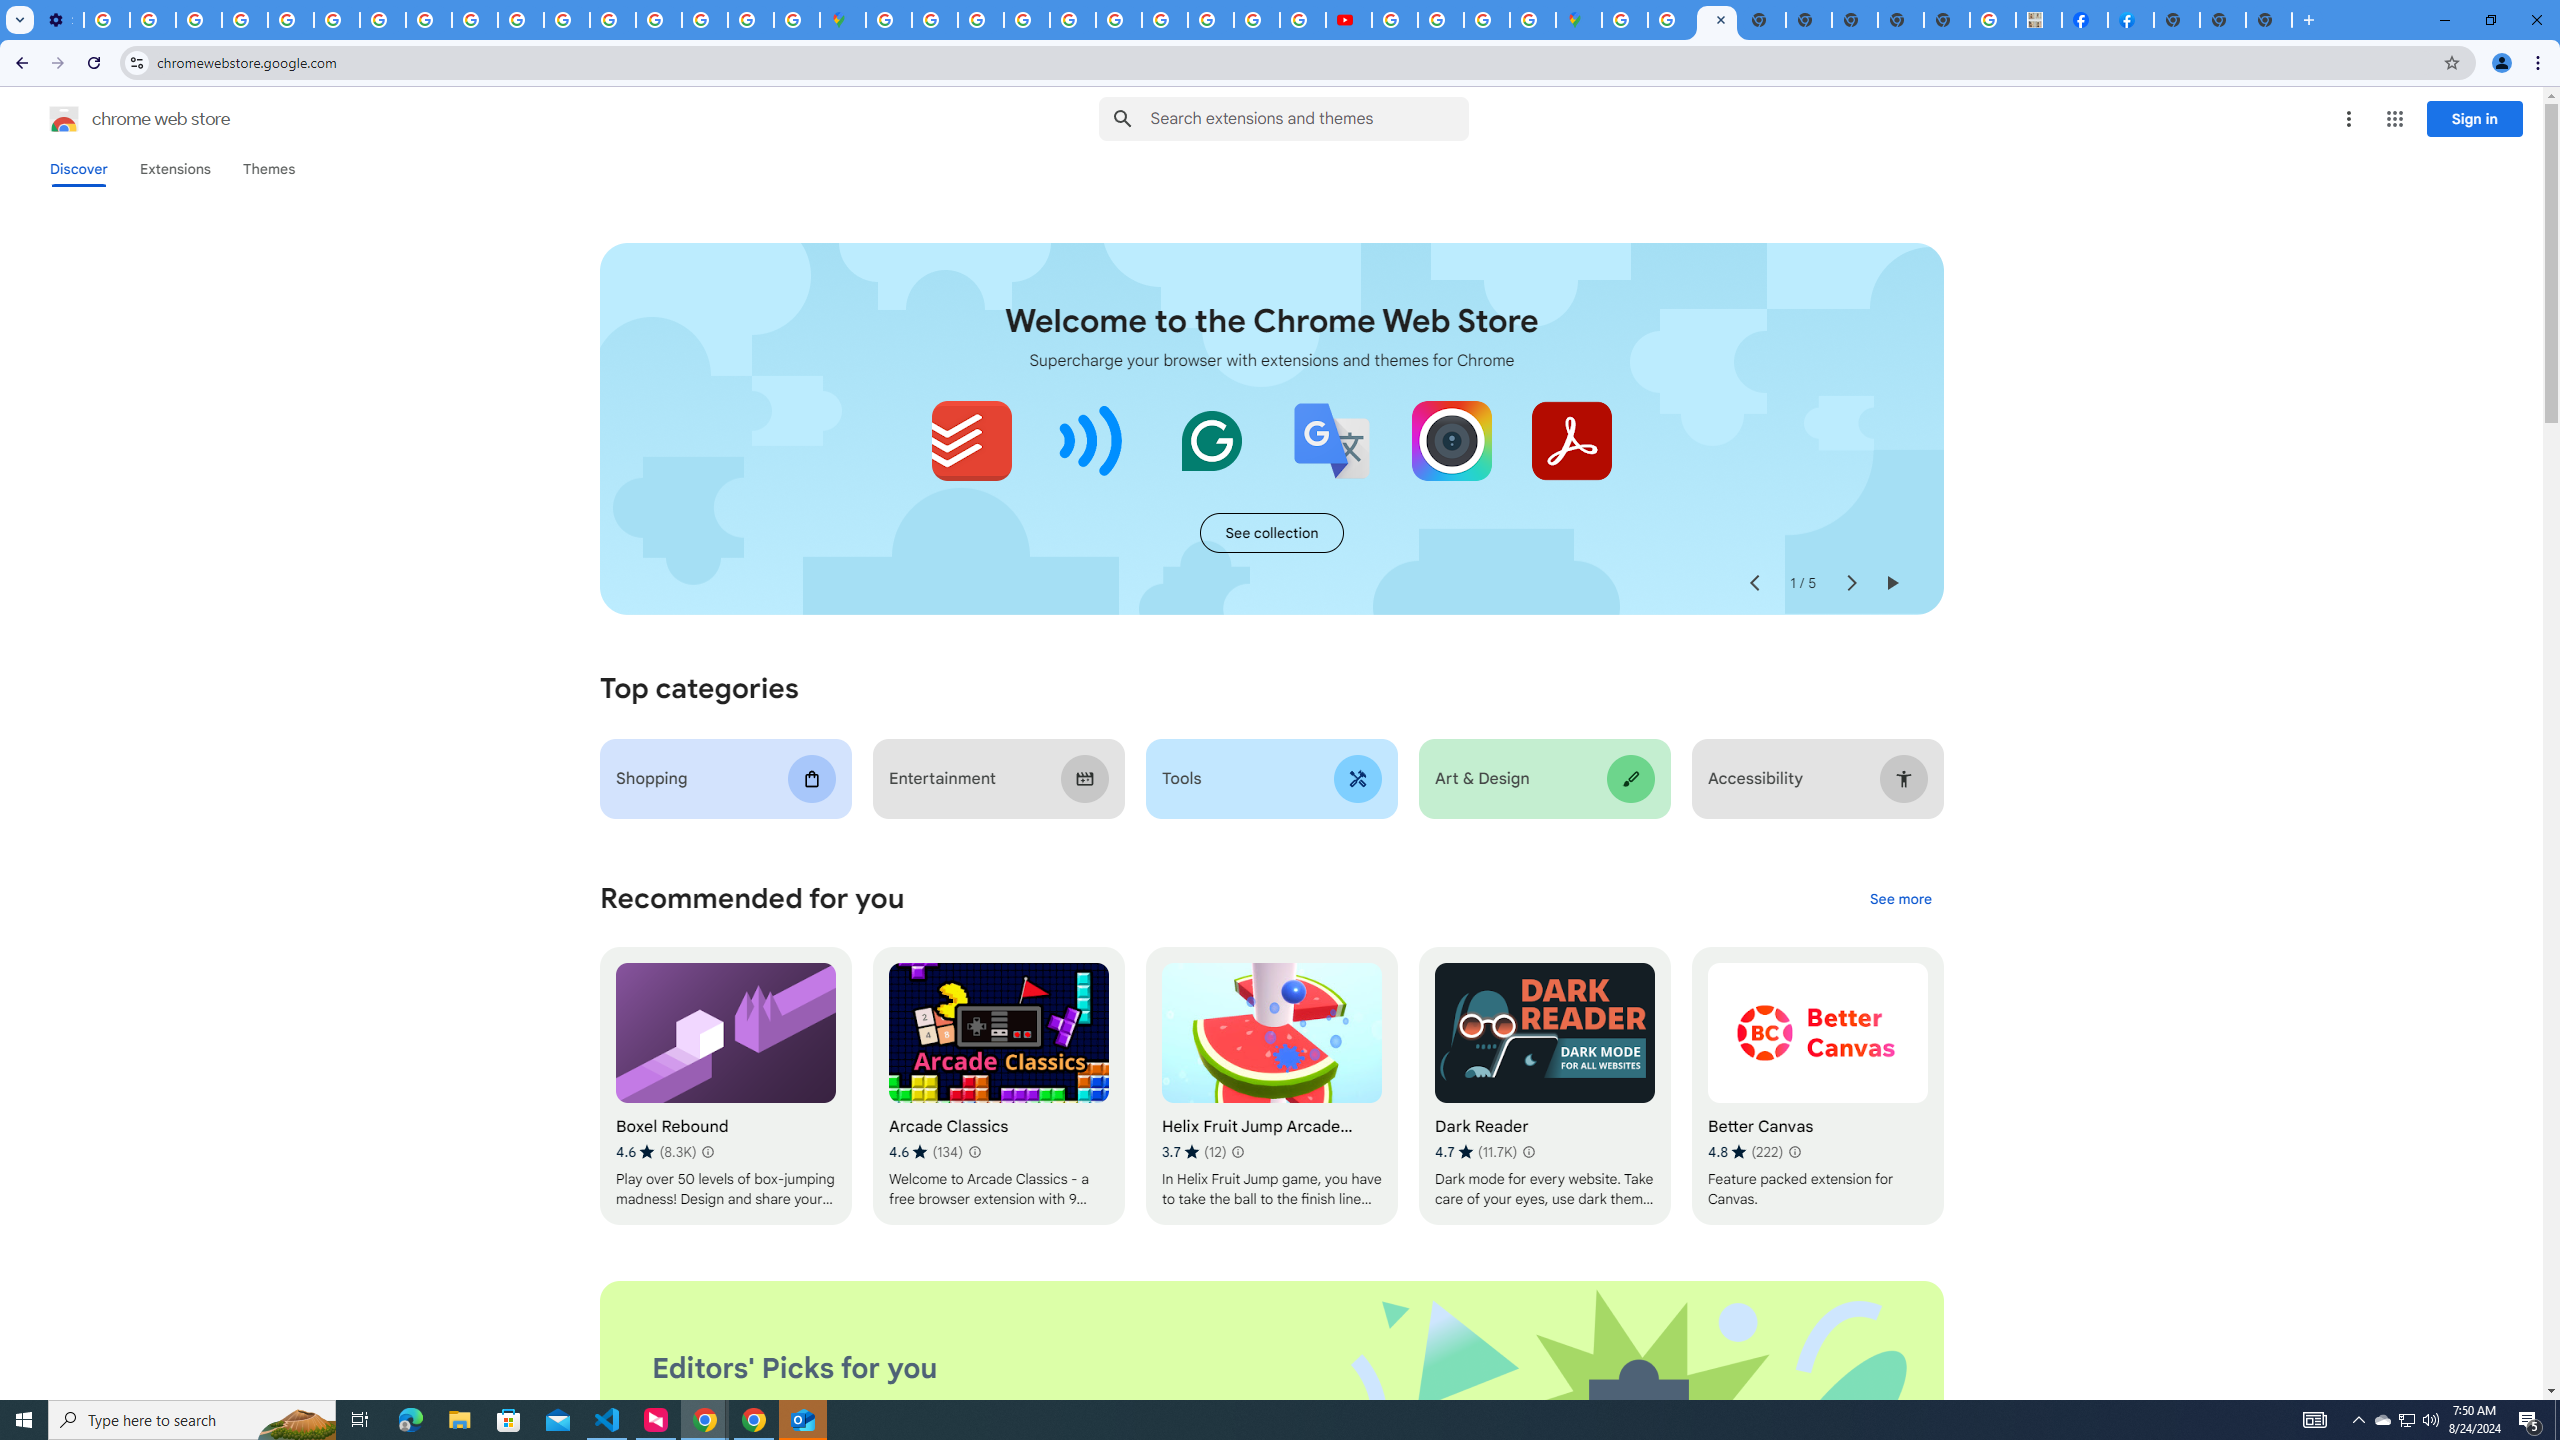  I want to click on 'Dark Reader', so click(1544, 1085).